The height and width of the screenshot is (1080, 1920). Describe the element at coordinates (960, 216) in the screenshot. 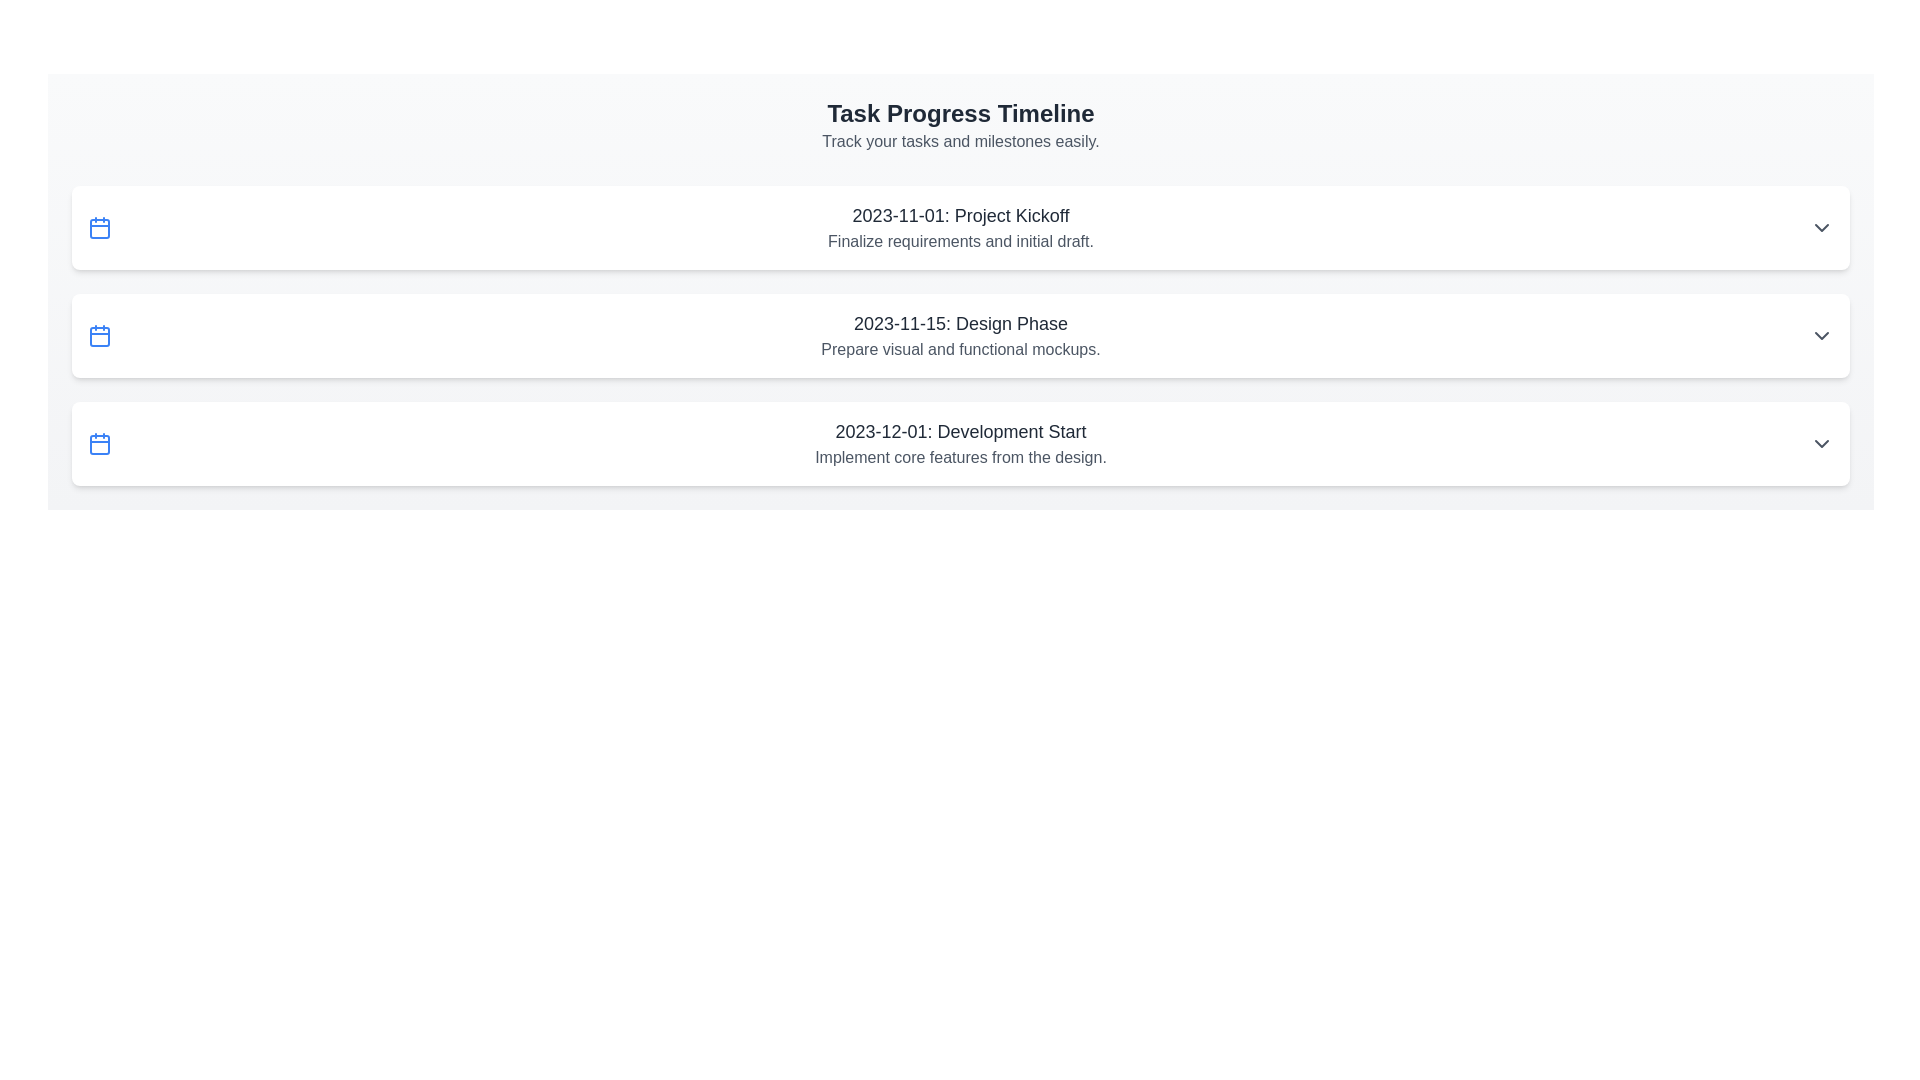

I see `the header text displaying the milestone date and title` at that location.